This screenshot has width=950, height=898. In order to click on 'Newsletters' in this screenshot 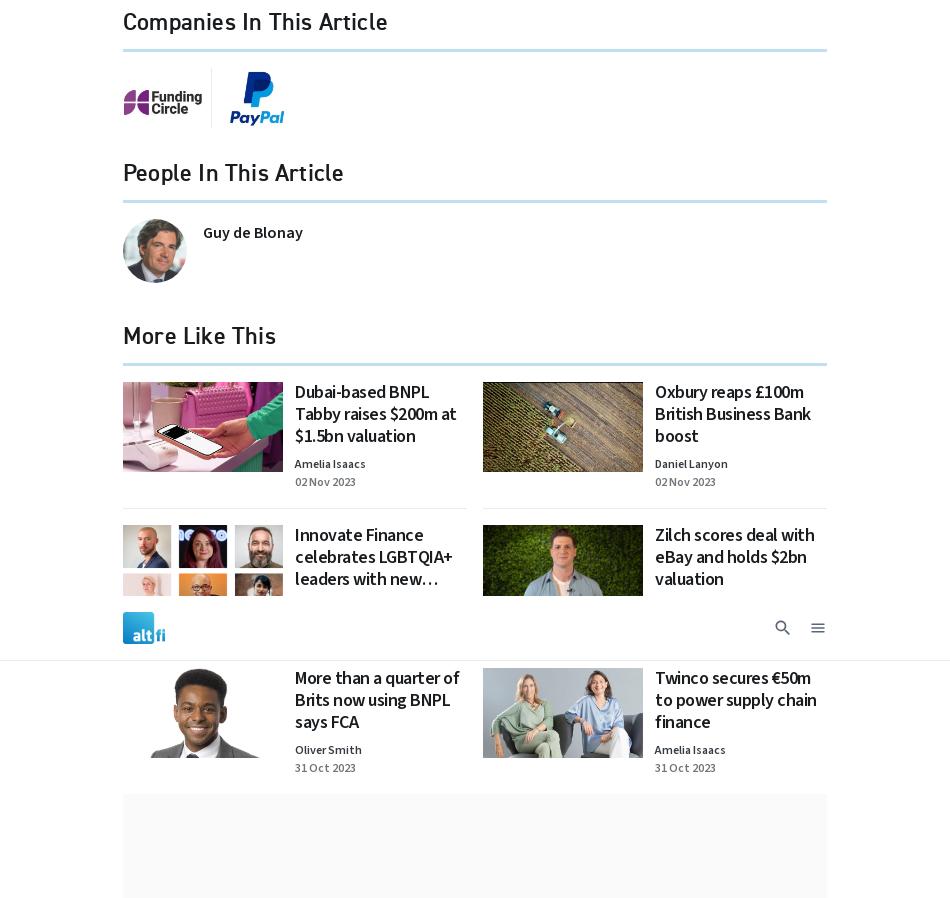, I will do `click(159, 115)`.